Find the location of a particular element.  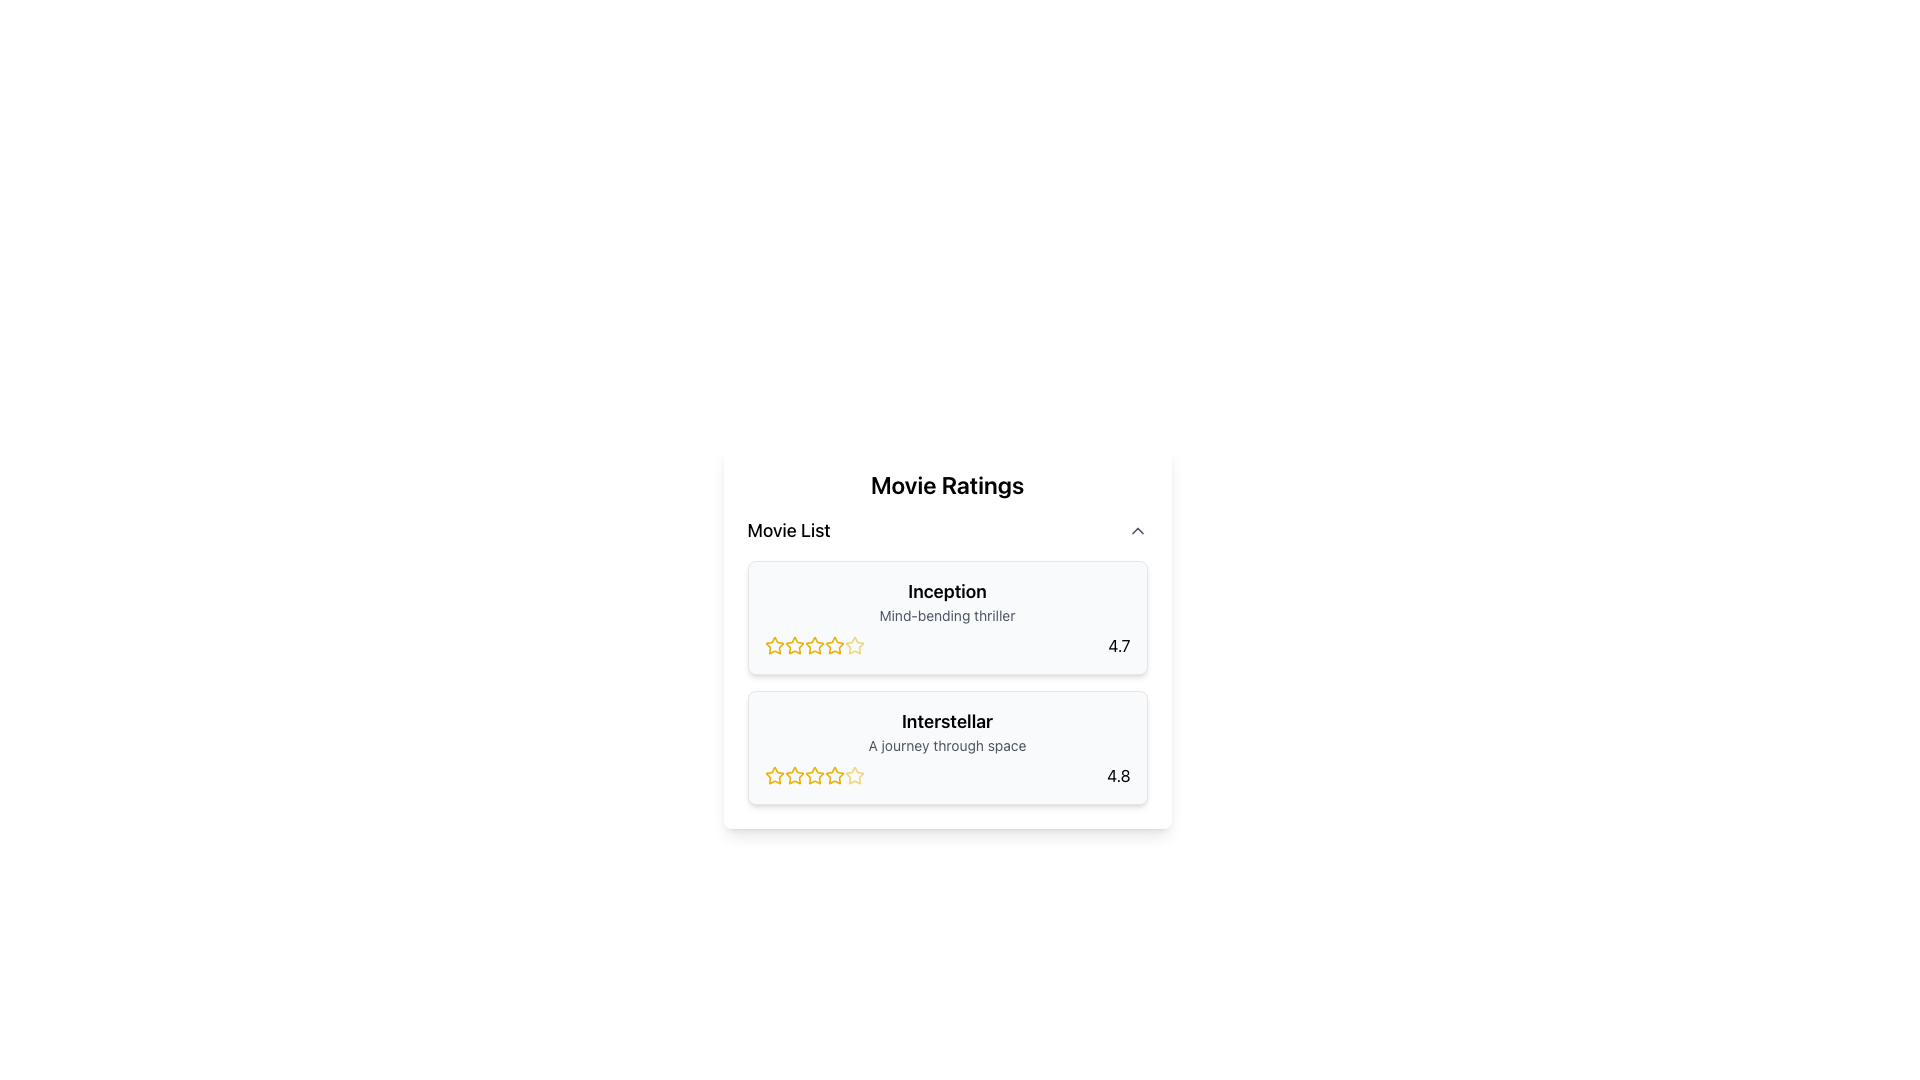

the highlighted star button for rating the movie 'Interstellar' located in the ratings section is located at coordinates (773, 774).